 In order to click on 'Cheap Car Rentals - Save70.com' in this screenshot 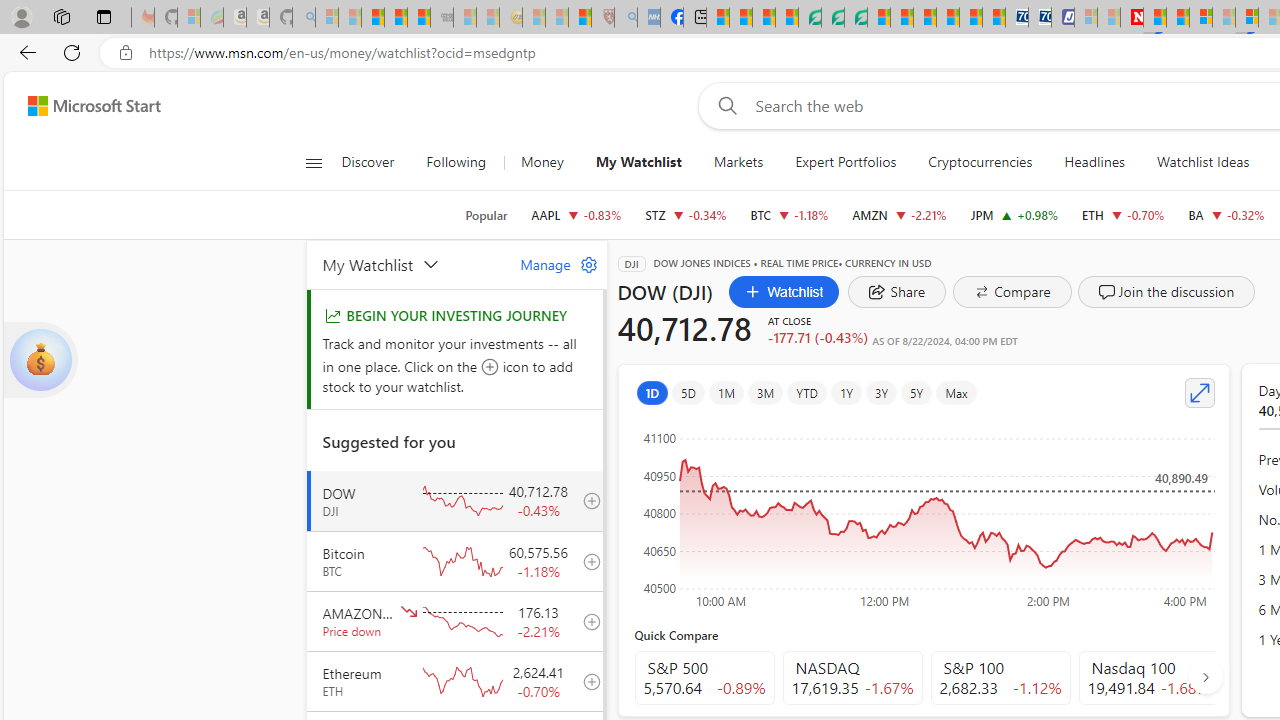, I will do `click(1016, 17)`.